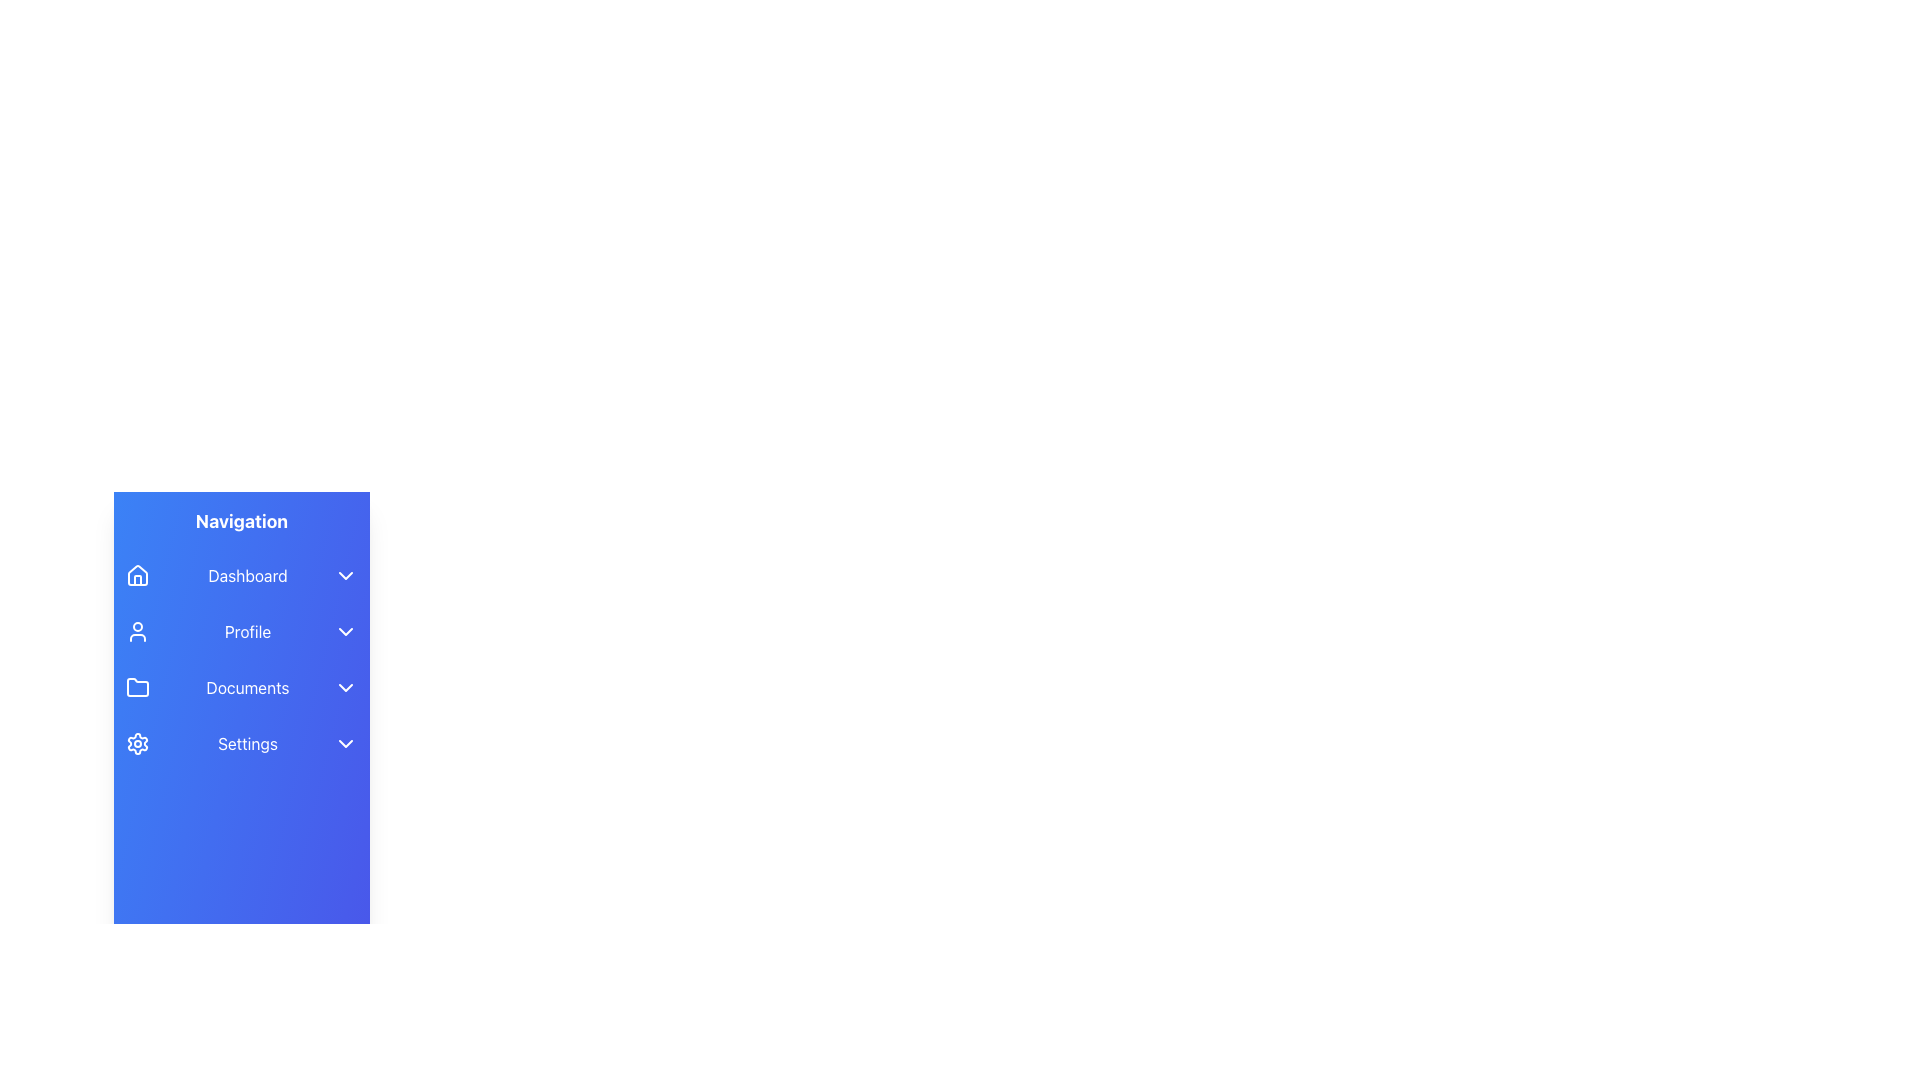  Describe the element at coordinates (137, 632) in the screenshot. I see `the Profile Icon located in the vertical navigation menu, positioned below the Dashboard and above the Documents sections` at that location.